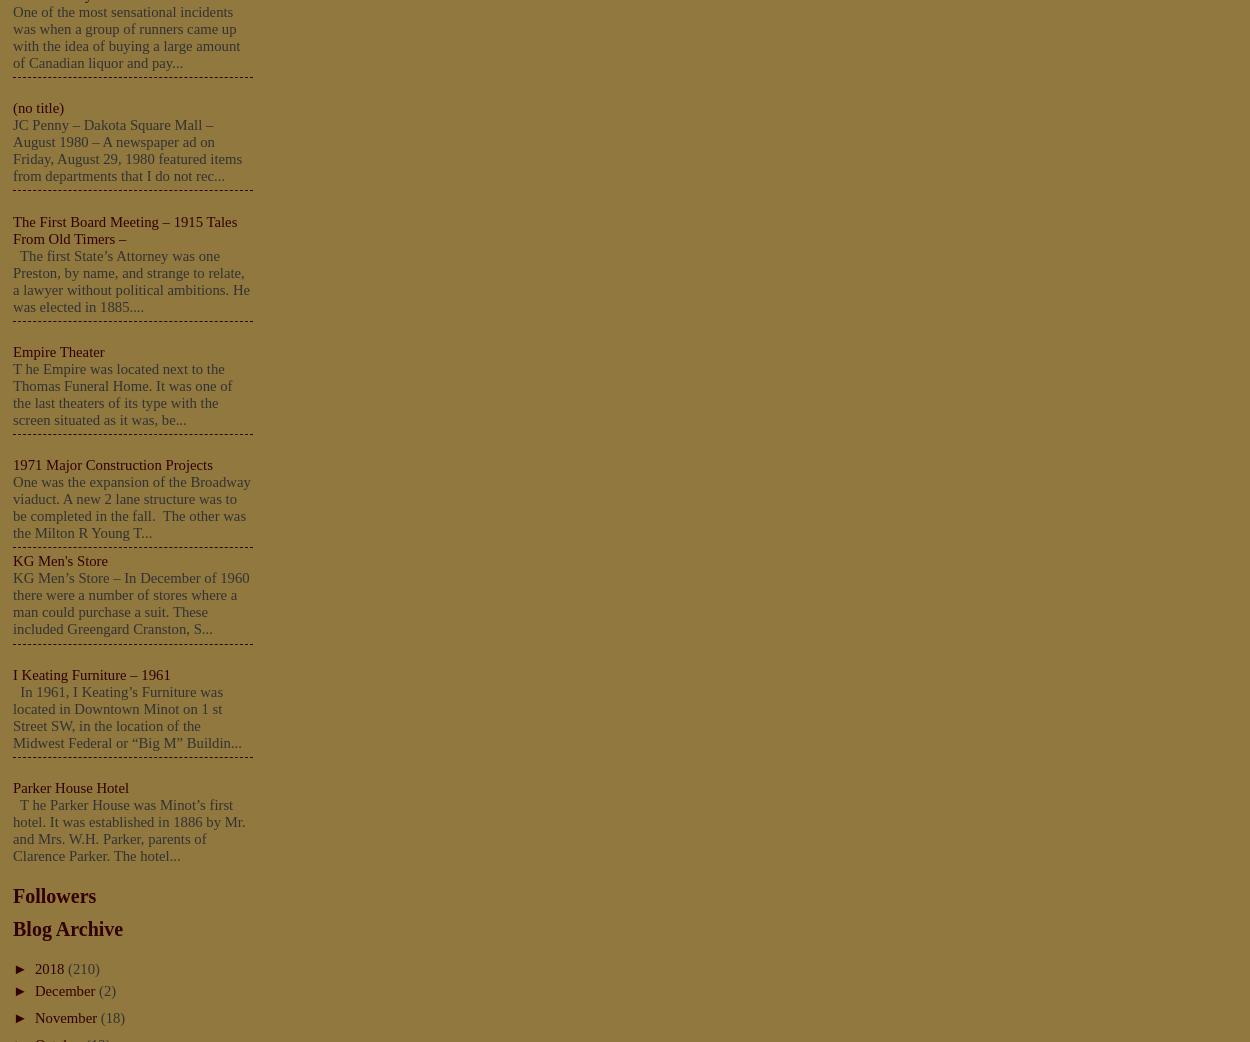  Describe the element at coordinates (121, 392) in the screenshot. I see `'T he Empire was located next to the Thomas Funeral Home. It was one of the last theaters of its type with the screen situated as it was, be...'` at that location.